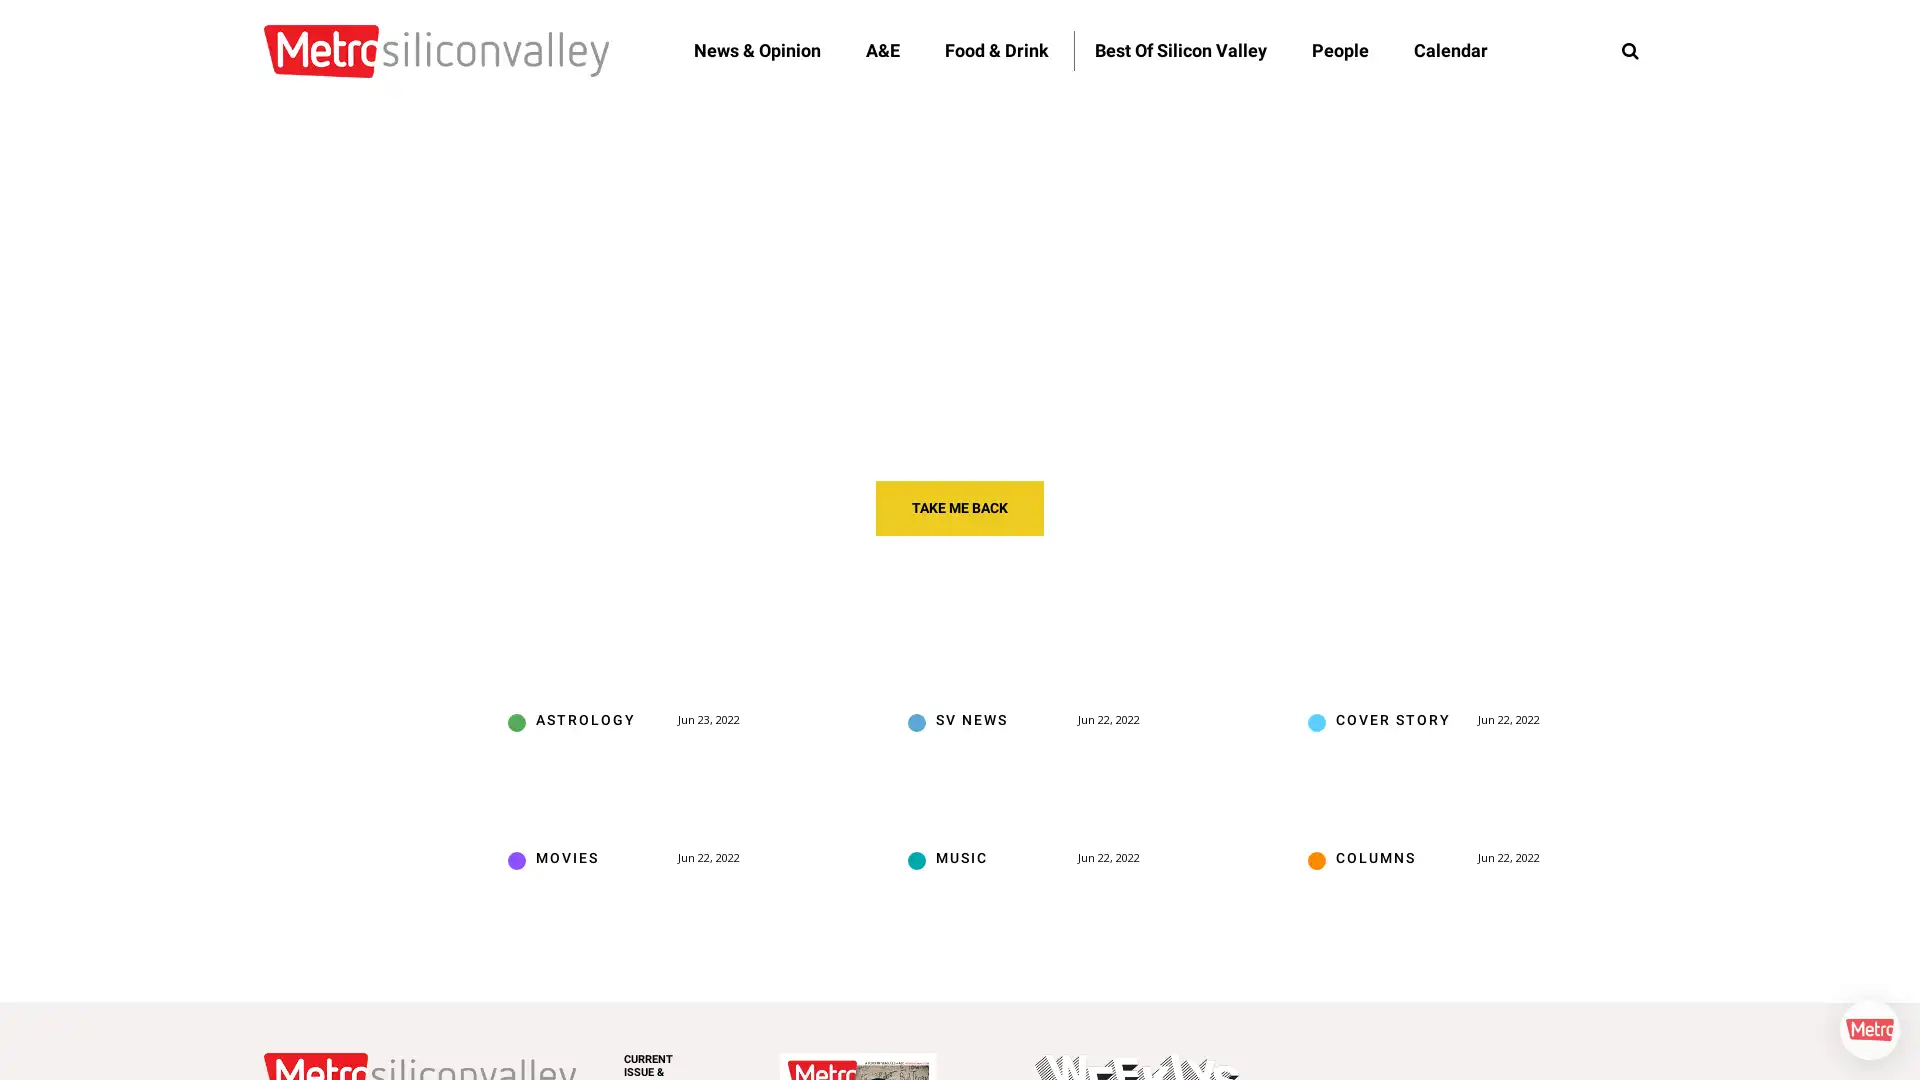  Describe the element at coordinates (1630, 50) in the screenshot. I see `Search` at that location.